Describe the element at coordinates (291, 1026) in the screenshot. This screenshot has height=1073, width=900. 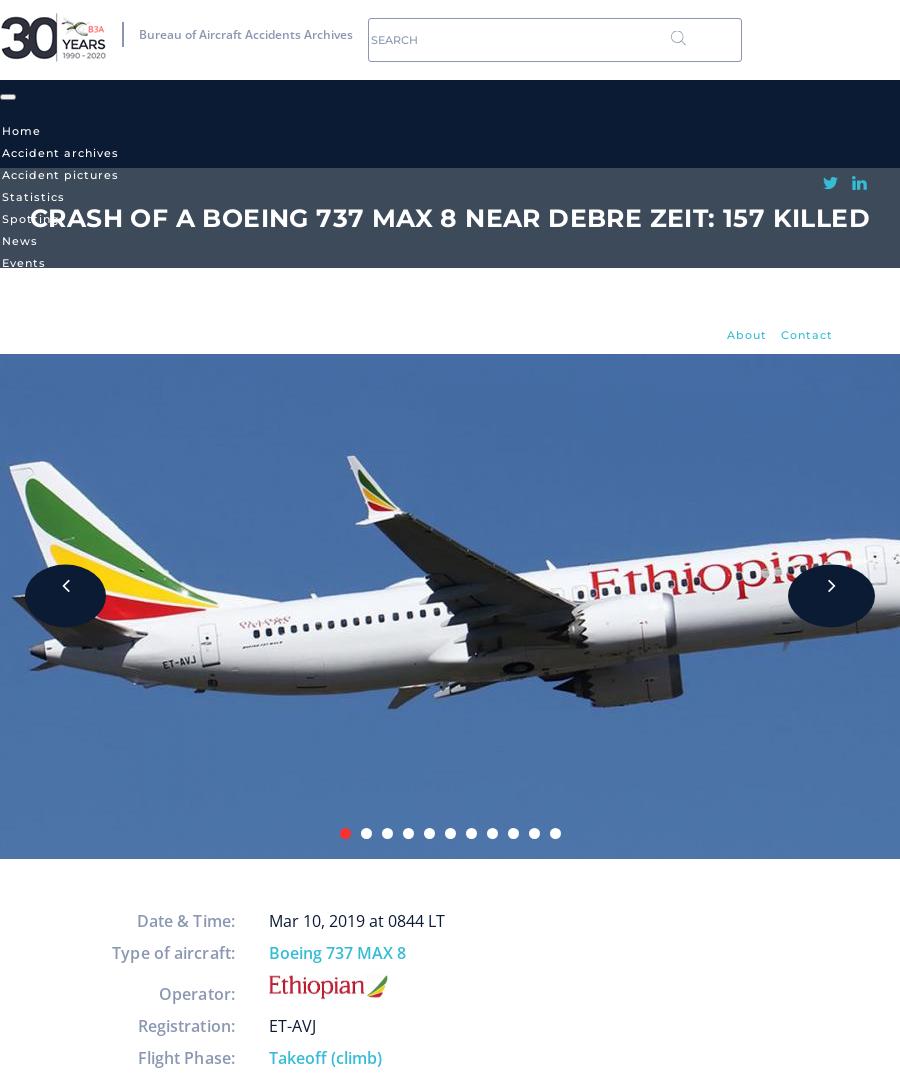
I see `'ET-AVJ'` at that location.